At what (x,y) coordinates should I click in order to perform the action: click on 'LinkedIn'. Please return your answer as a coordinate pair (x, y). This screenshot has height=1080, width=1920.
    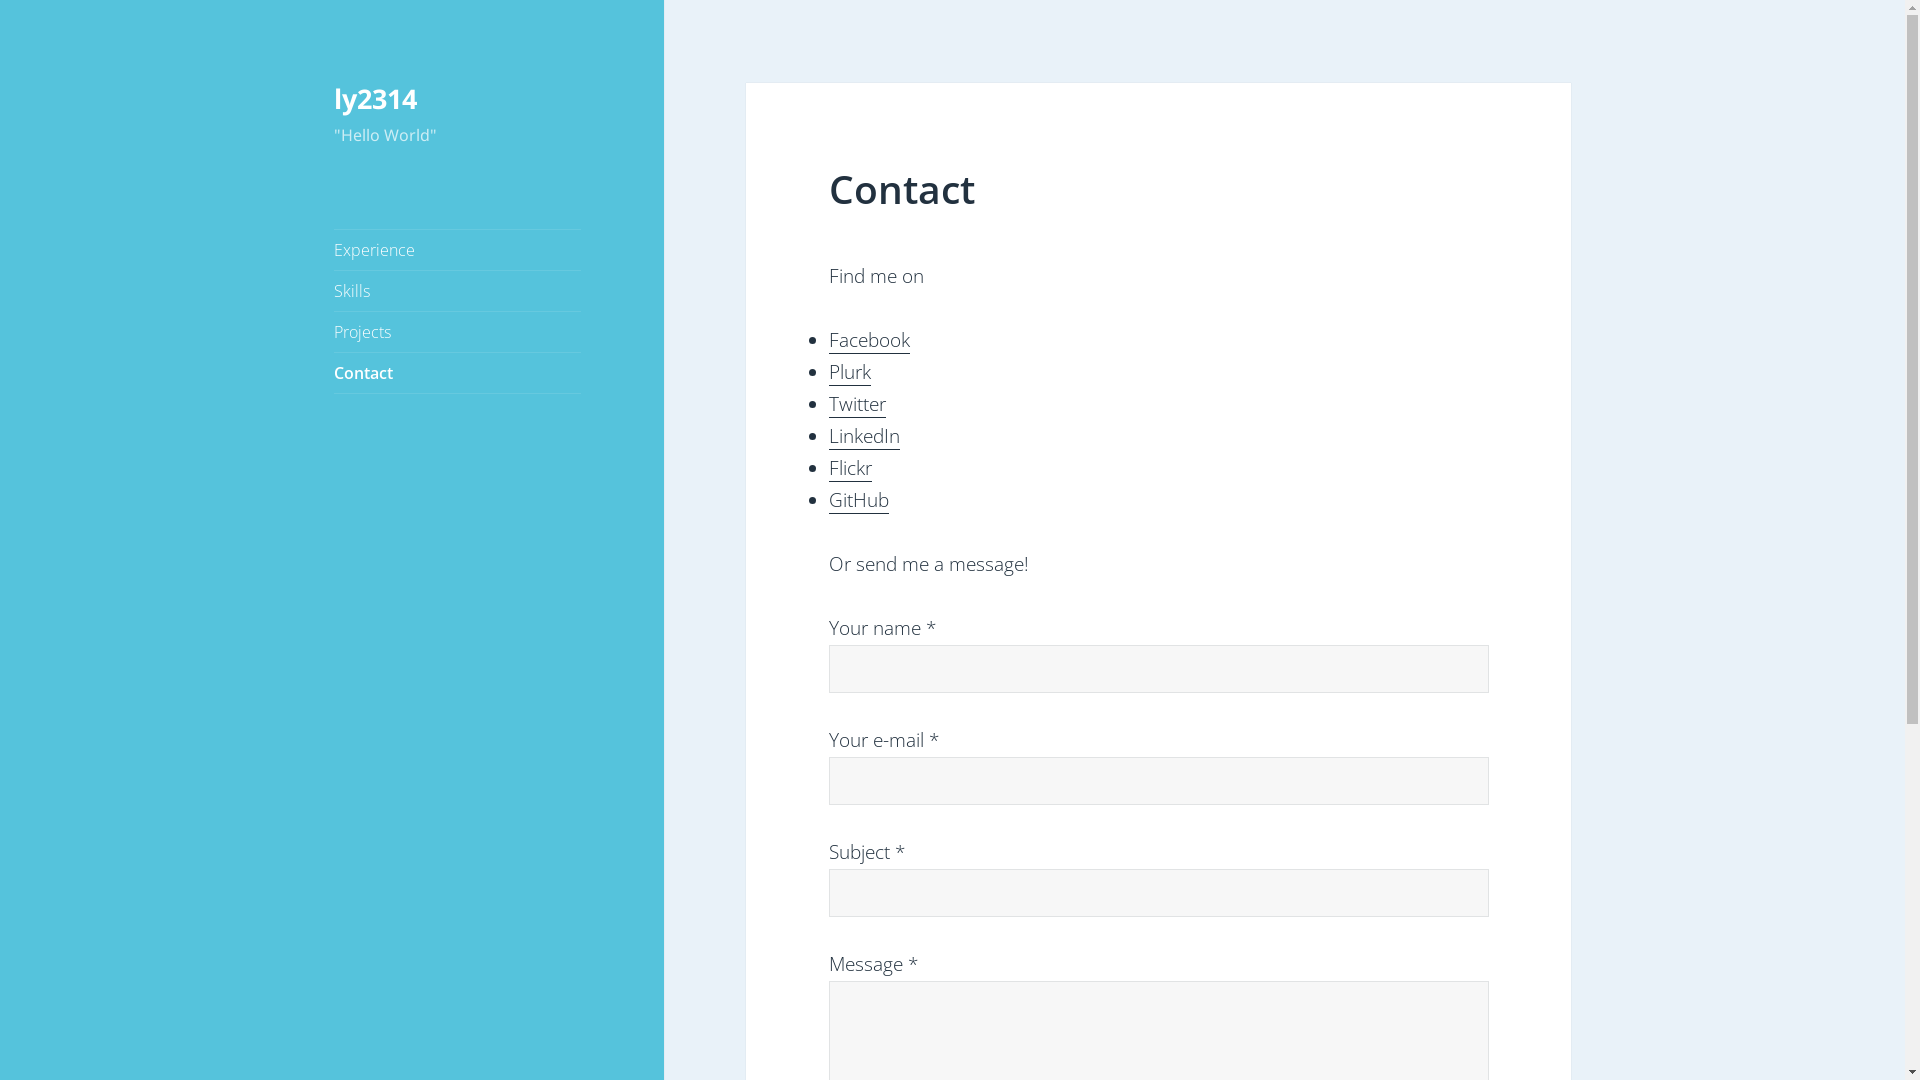
    Looking at the image, I should click on (864, 435).